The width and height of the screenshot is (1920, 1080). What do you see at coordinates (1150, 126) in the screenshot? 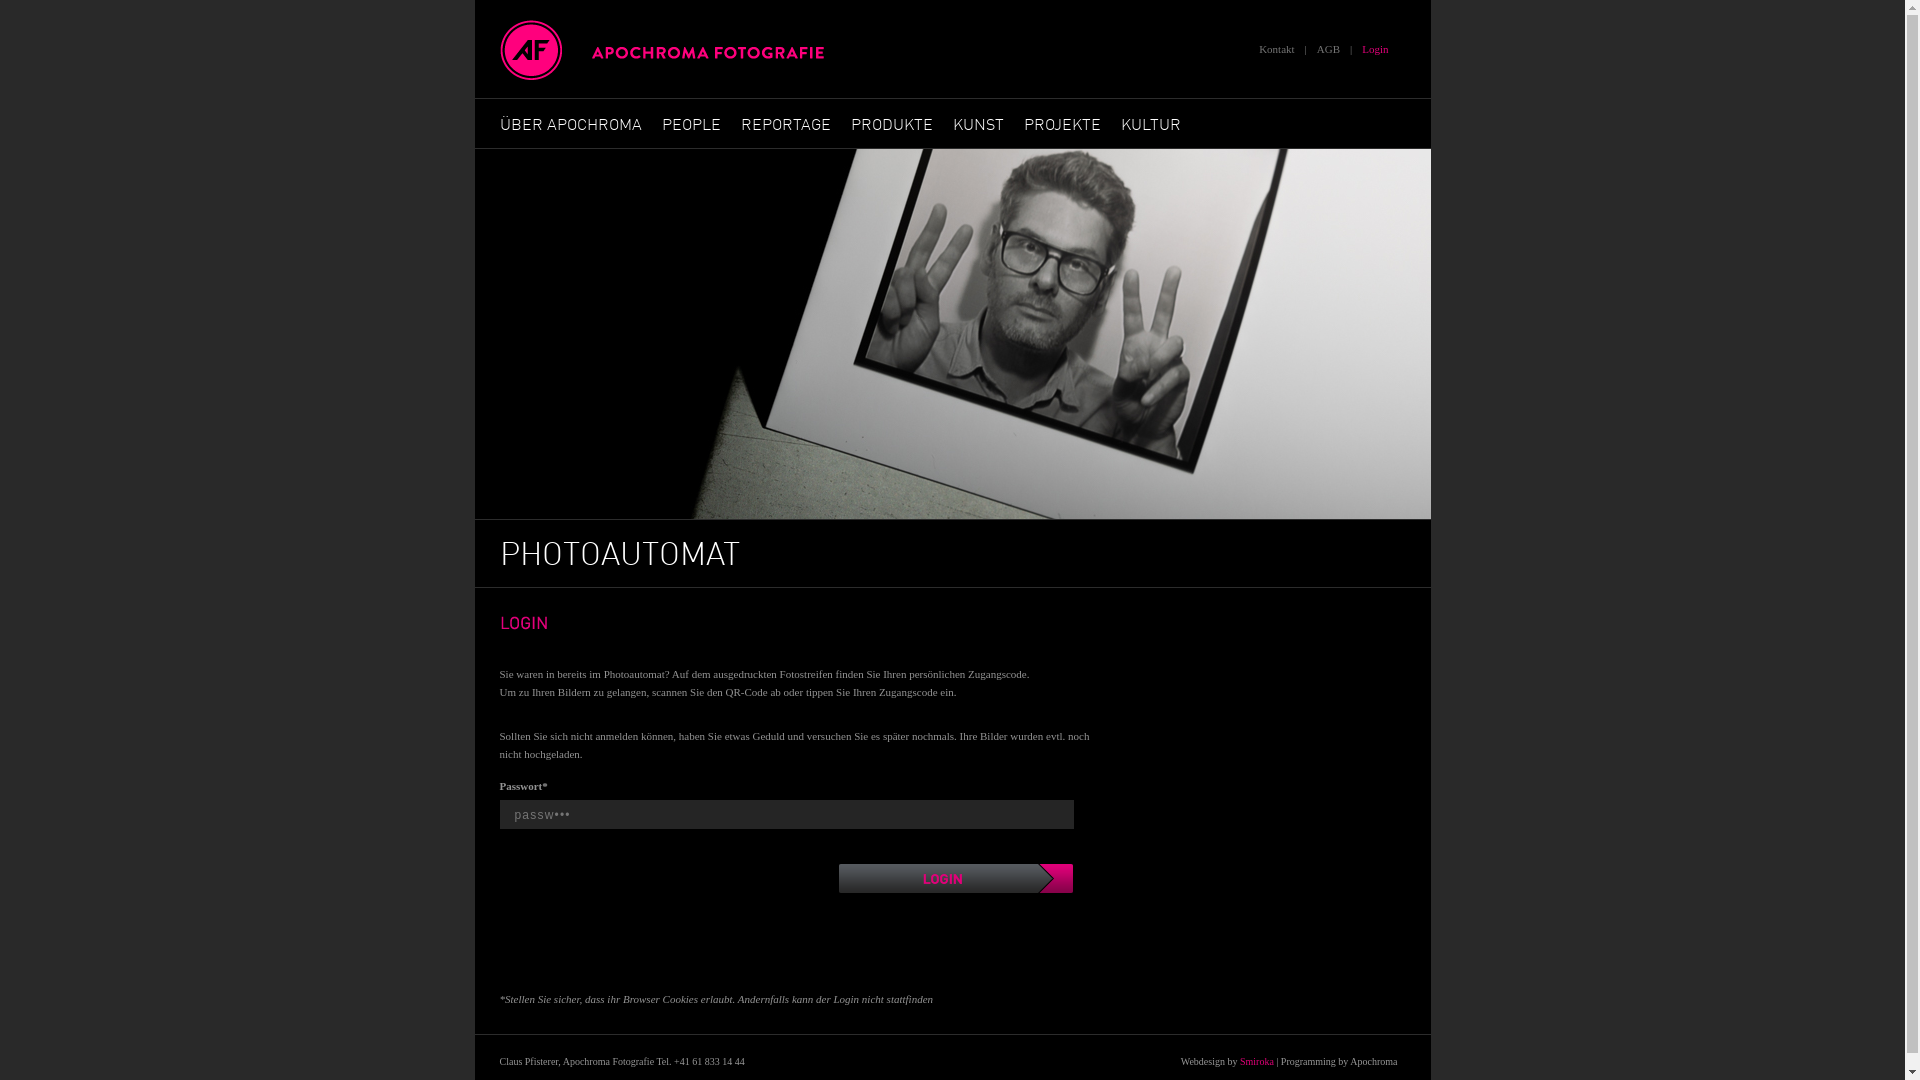
I see `'KULTUR'` at bounding box center [1150, 126].